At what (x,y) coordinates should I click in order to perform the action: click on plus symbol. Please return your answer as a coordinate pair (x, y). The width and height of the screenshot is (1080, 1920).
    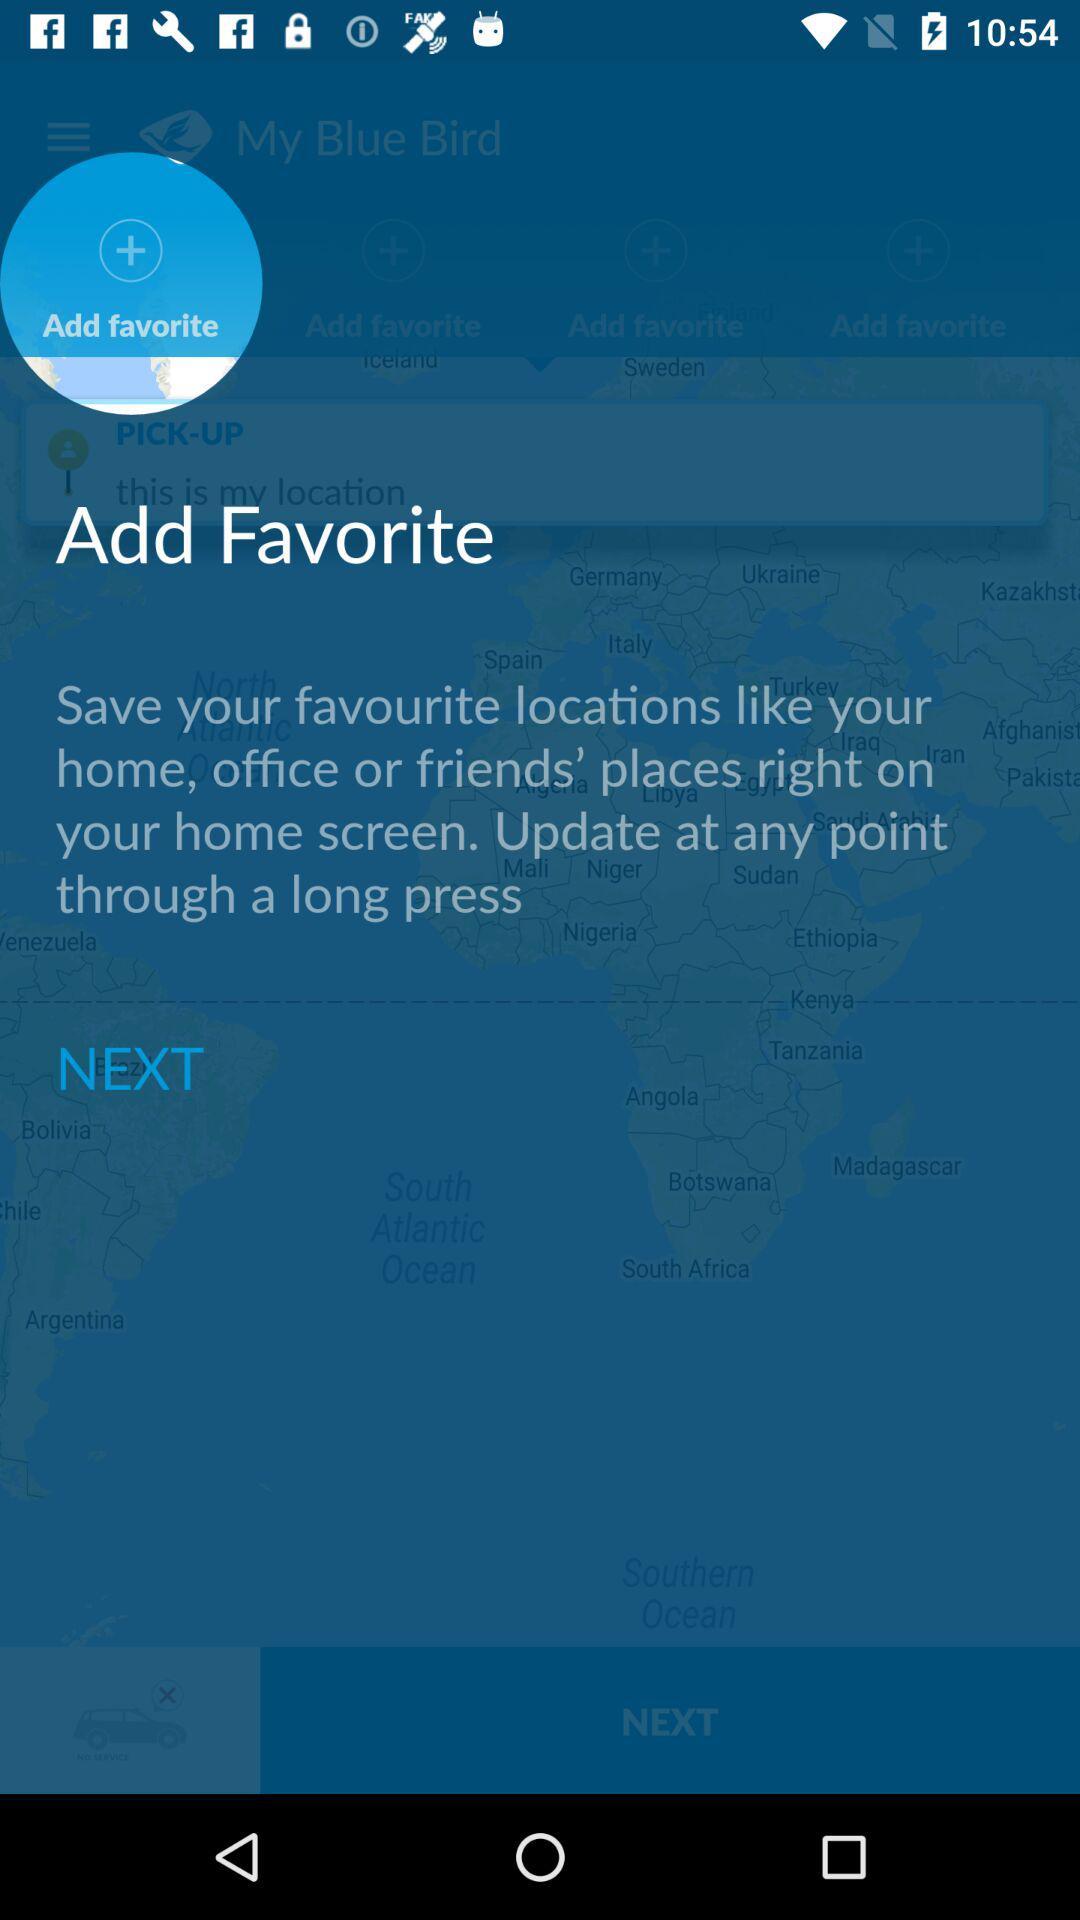
    Looking at the image, I should click on (393, 249).